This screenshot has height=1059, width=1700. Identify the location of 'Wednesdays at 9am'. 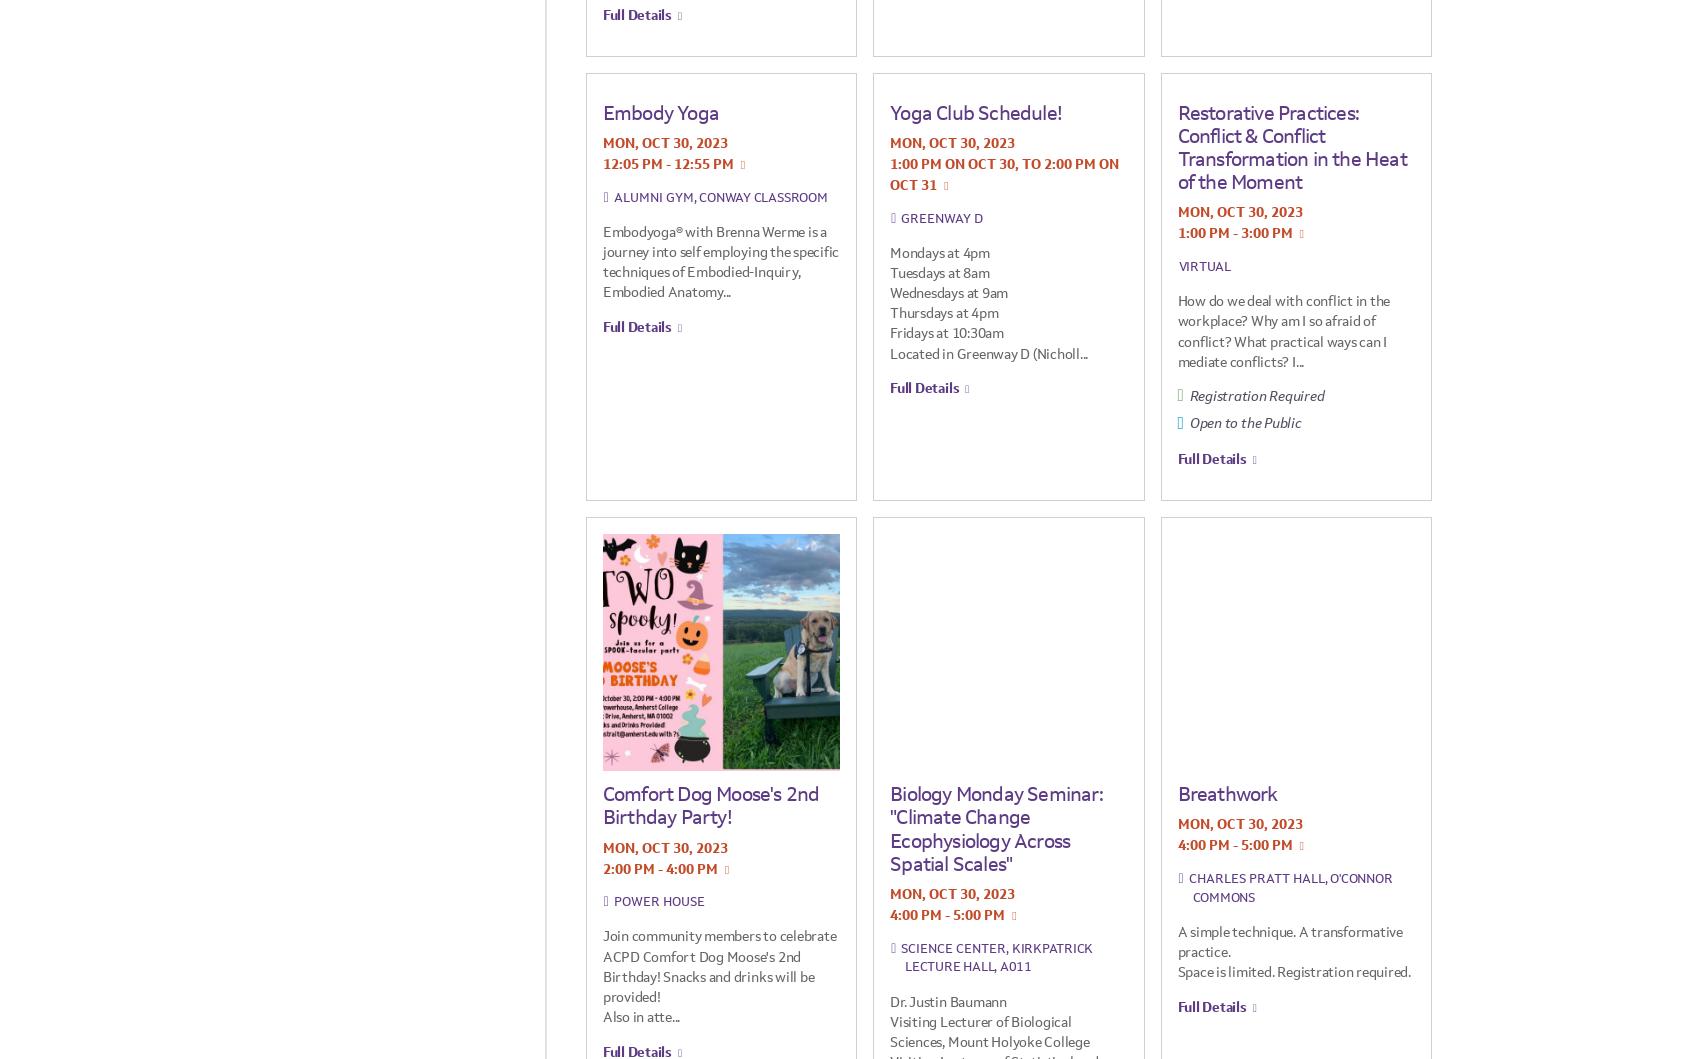
(948, 293).